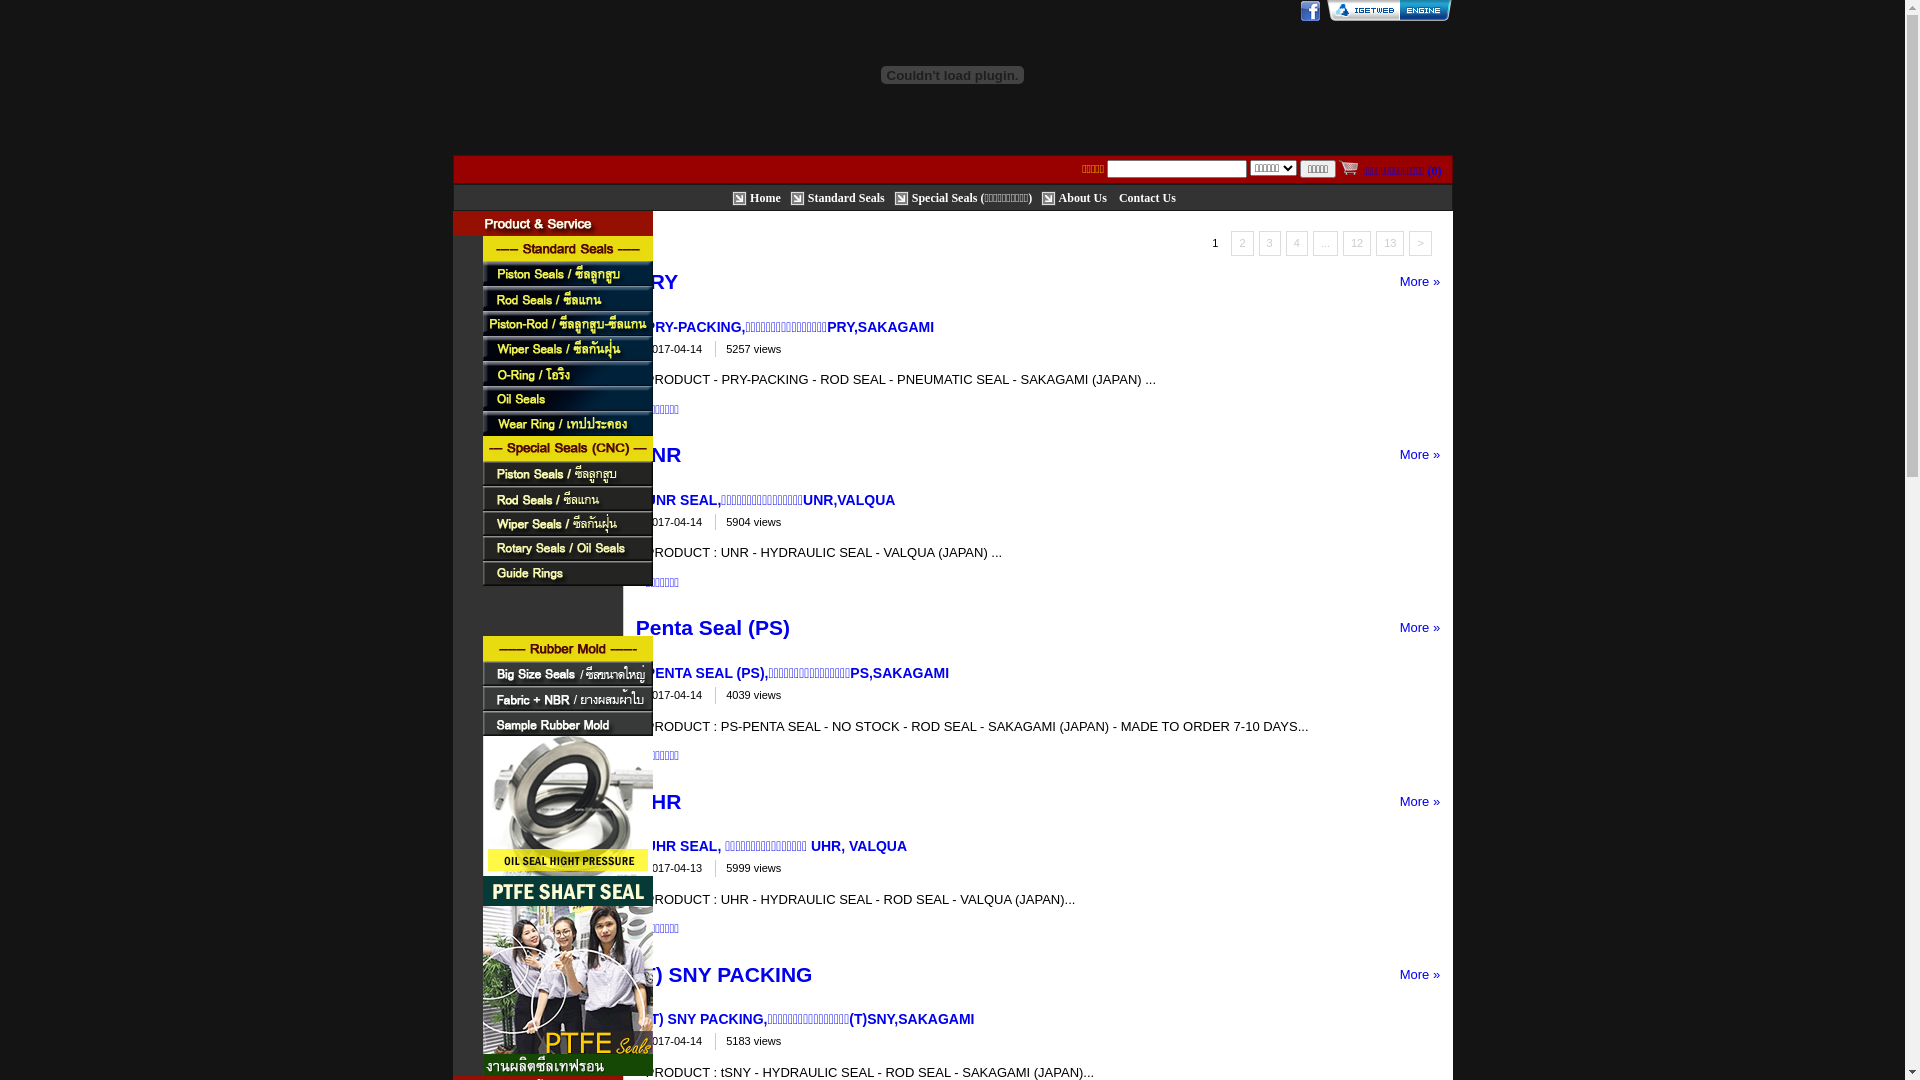 The height and width of the screenshot is (1080, 1920). What do you see at coordinates (658, 454) in the screenshot?
I see `'UNR'` at bounding box center [658, 454].